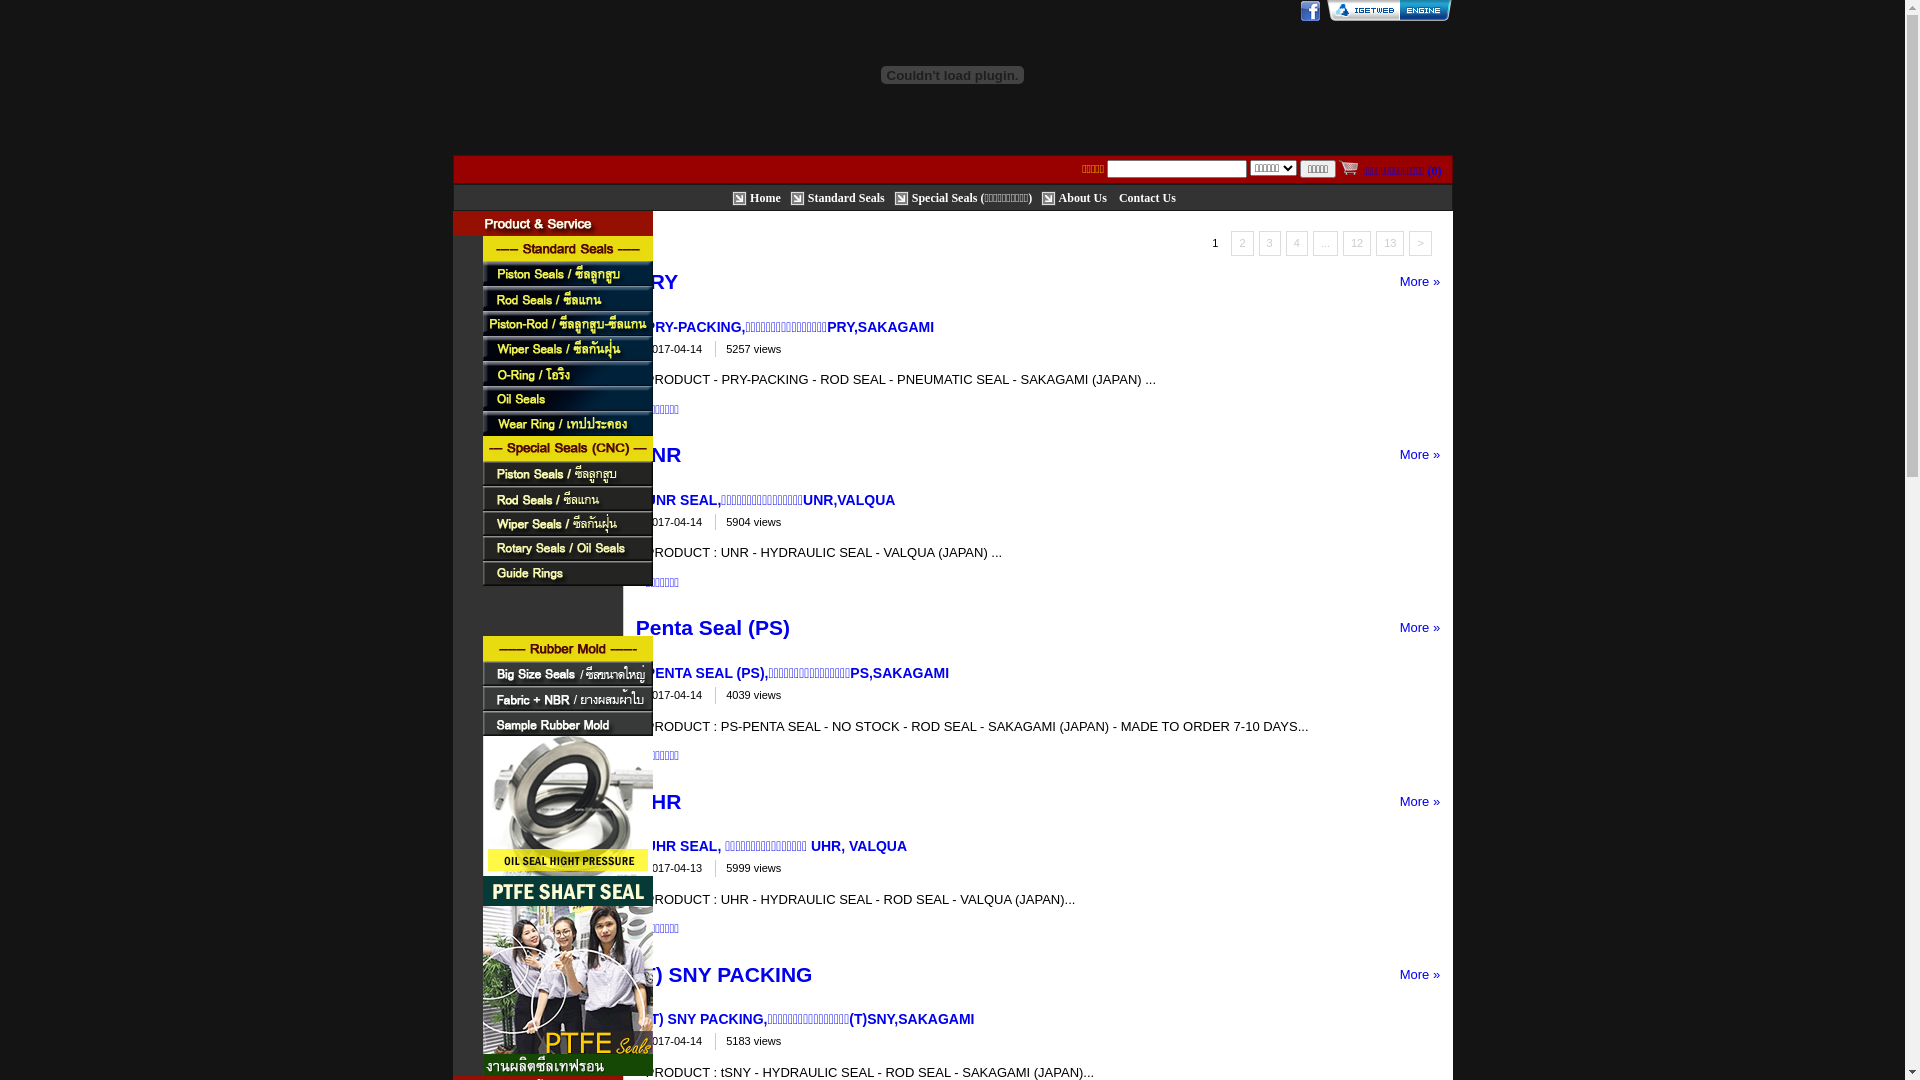 The height and width of the screenshot is (1080, 1920). What do you see at coordinates (658, 454) in the screenshot?
I see `'UNR'` at bounding box center [658, 454].